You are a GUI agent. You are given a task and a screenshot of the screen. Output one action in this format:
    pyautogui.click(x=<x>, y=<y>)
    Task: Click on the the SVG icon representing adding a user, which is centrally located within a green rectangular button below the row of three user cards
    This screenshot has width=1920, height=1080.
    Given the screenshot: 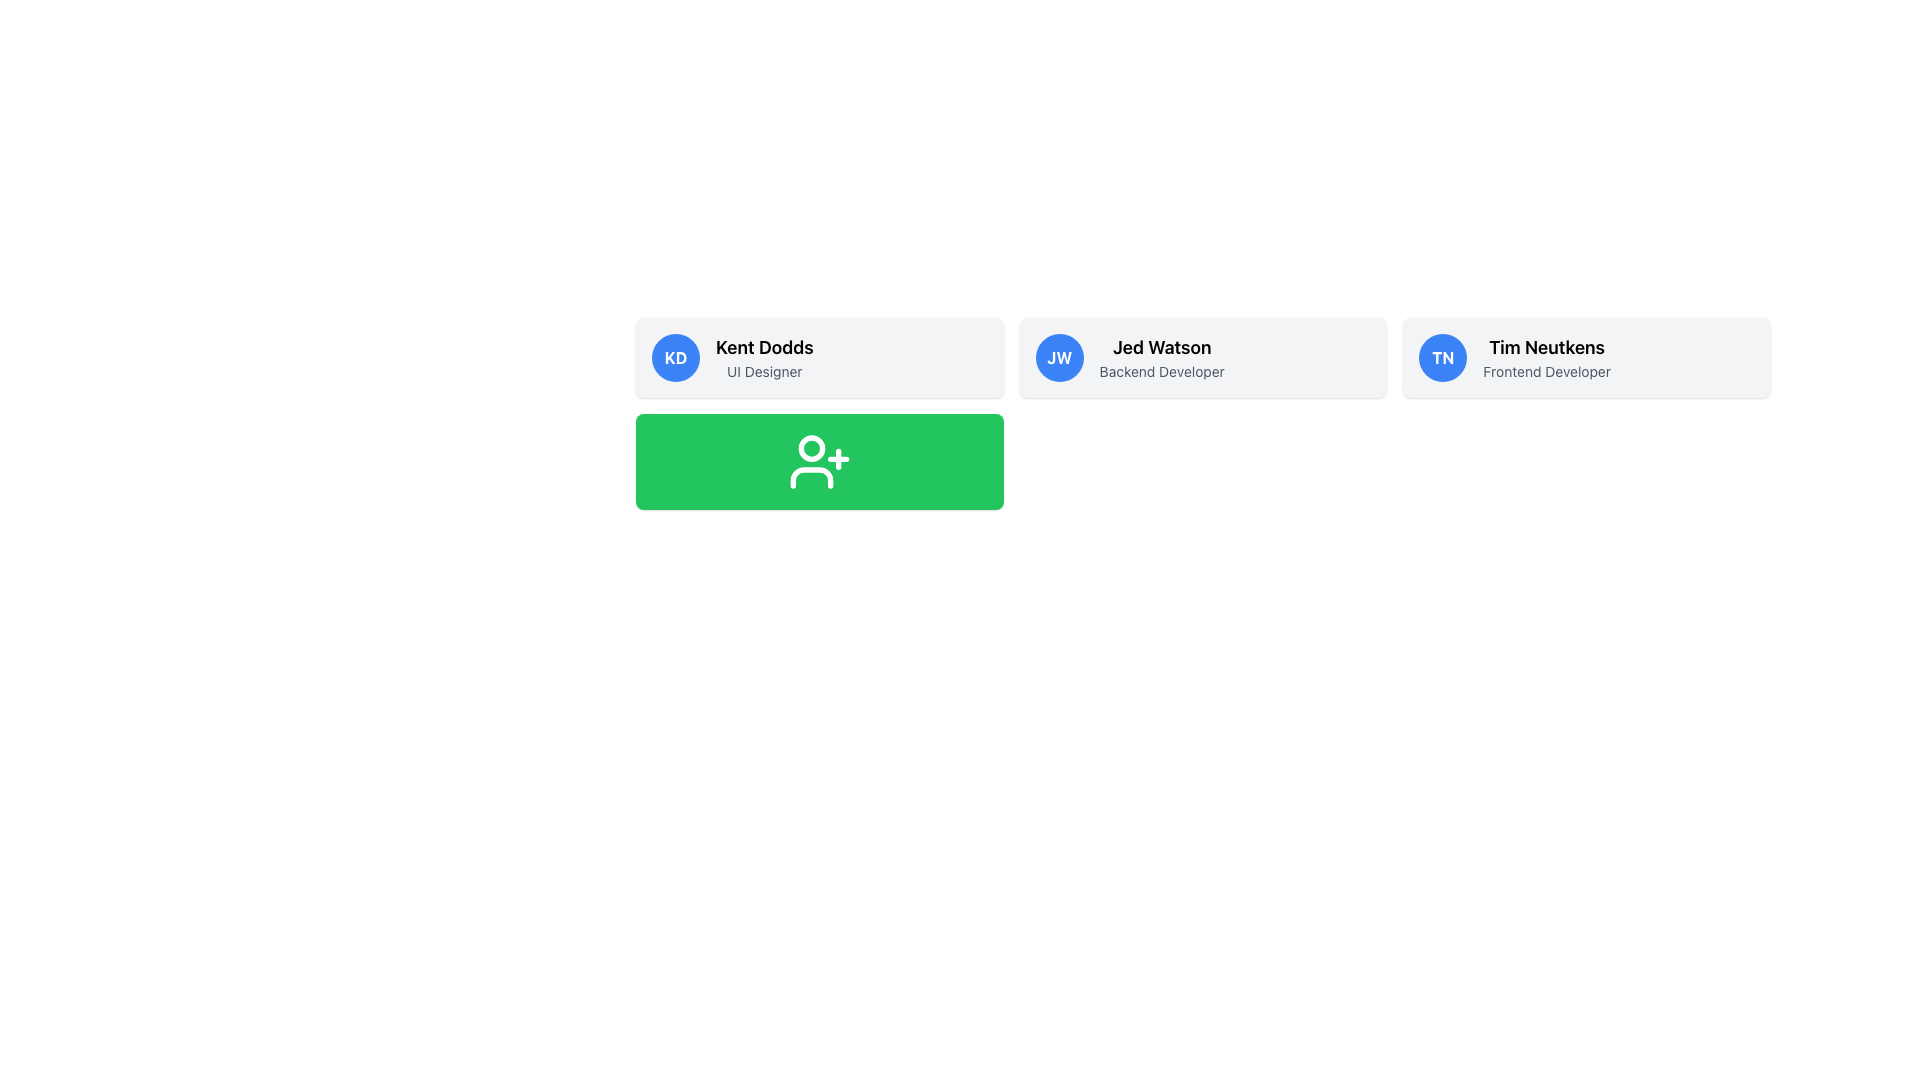 What is the action you would take?
    pyautogui.click(x=819, y=462)
    